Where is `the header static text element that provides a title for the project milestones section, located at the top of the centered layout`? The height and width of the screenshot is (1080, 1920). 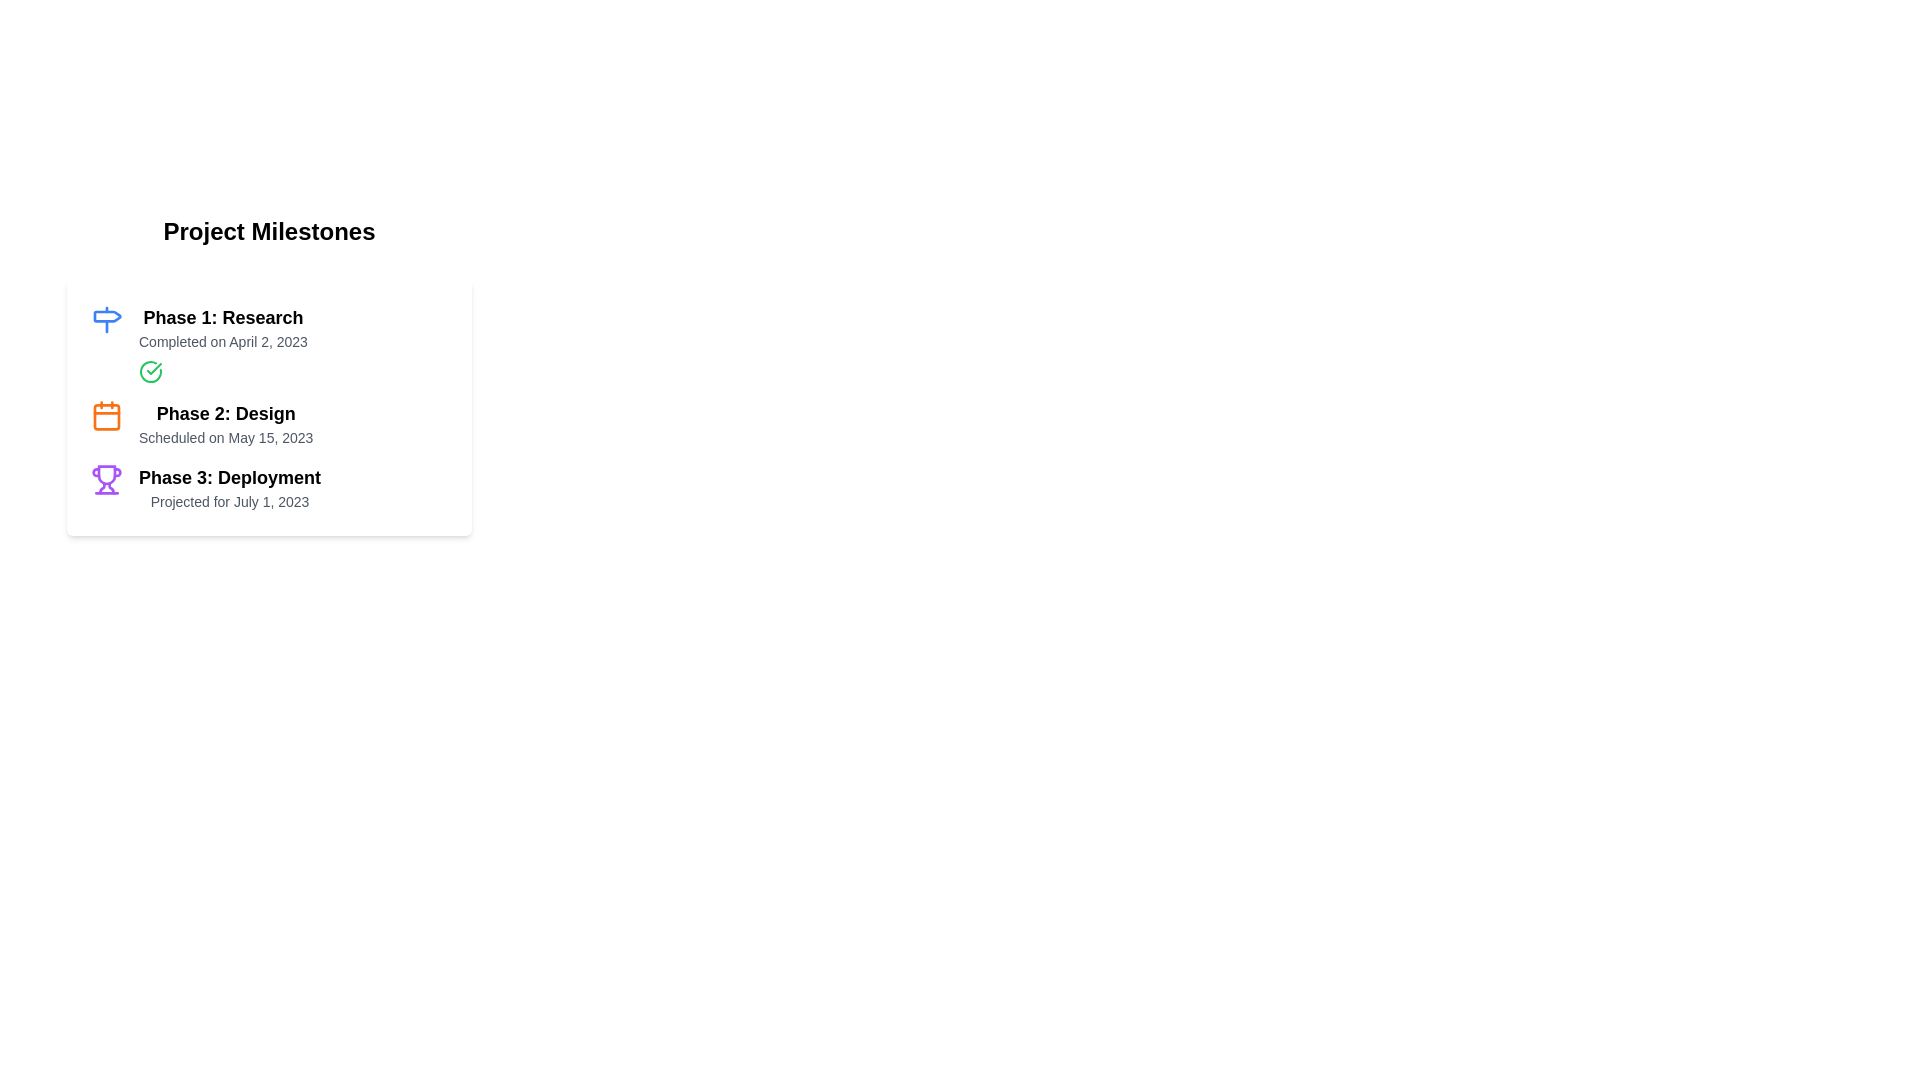
the header static text element that provides a title for the project milestones section, located at the top of the centered layout is located at coordinates (268, 230).